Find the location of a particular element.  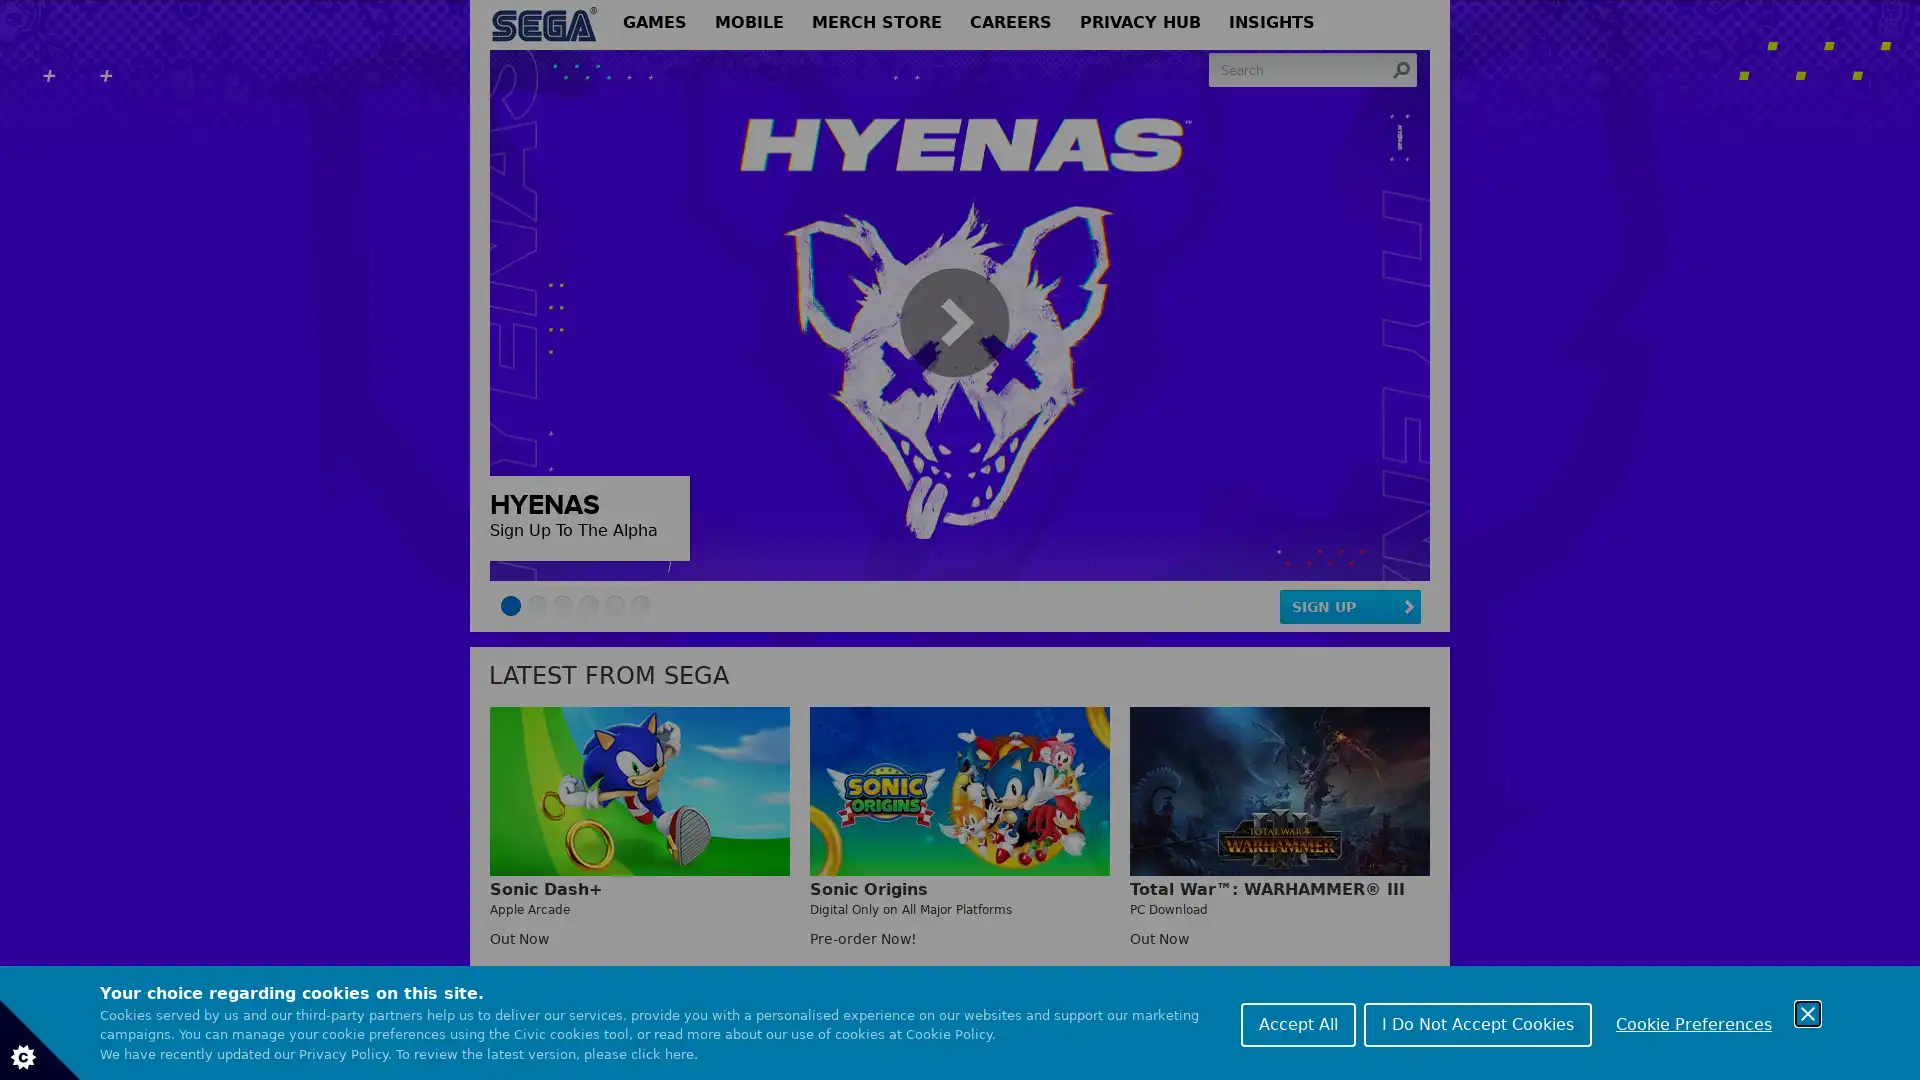

Accept All is located at coordinates (1298, 1023).